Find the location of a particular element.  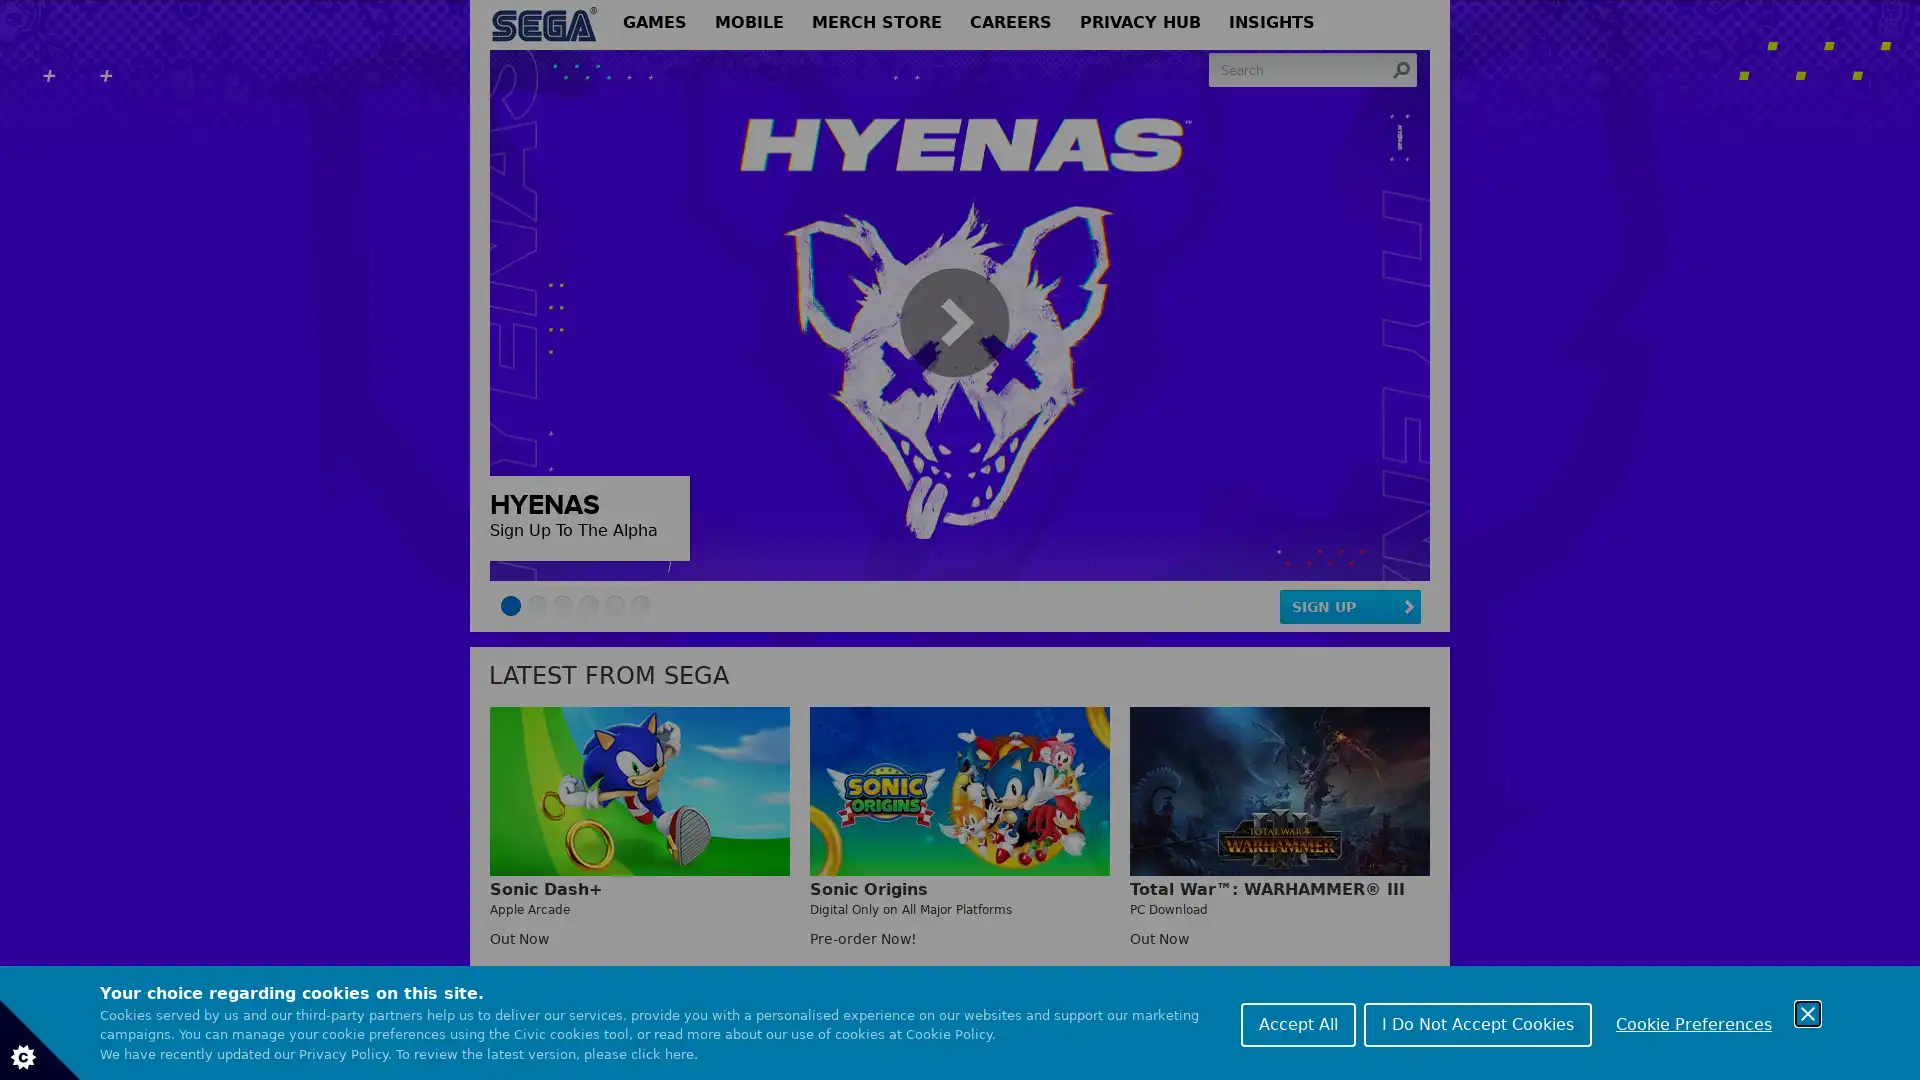

Accept All is located at coordinates (1298, 1023).